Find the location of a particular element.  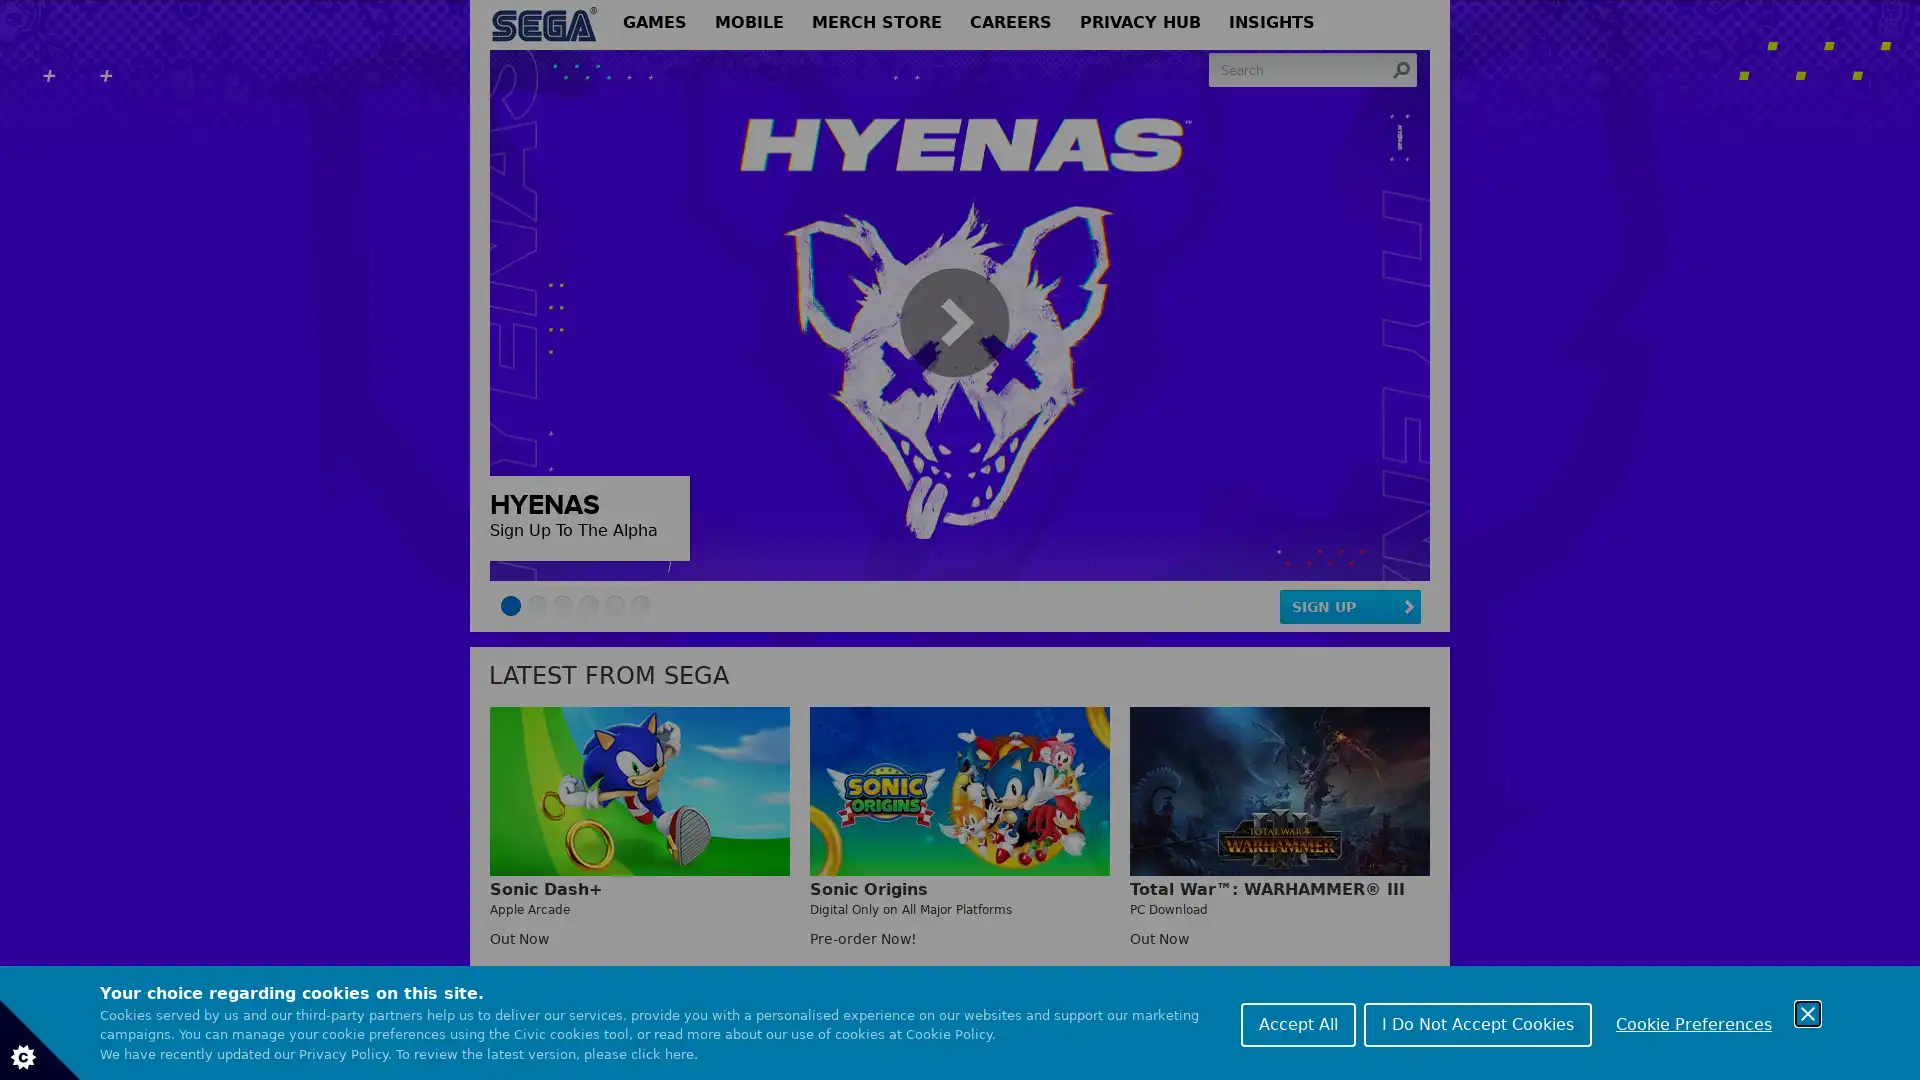

Accept All is located at coordinates (1298, 1023).